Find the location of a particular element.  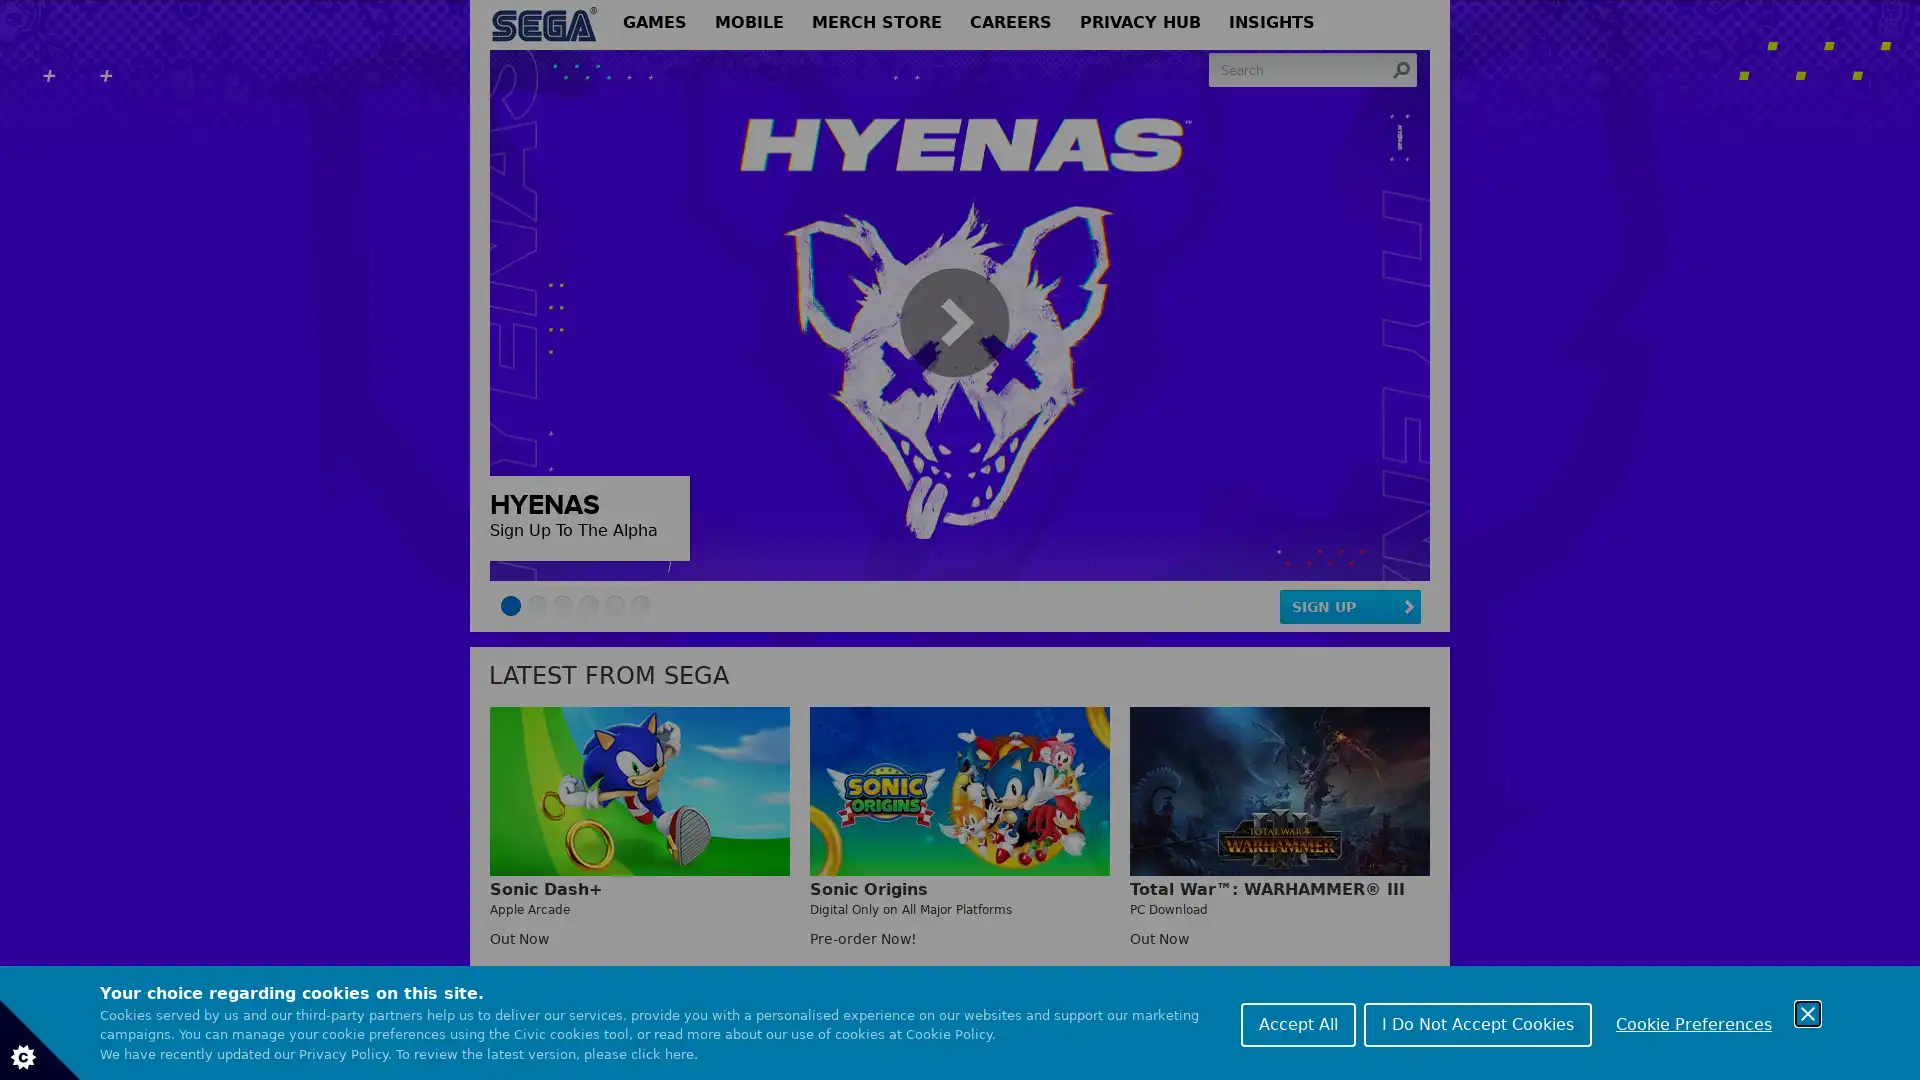

Accept All is located at coordinates (1298, 1023).